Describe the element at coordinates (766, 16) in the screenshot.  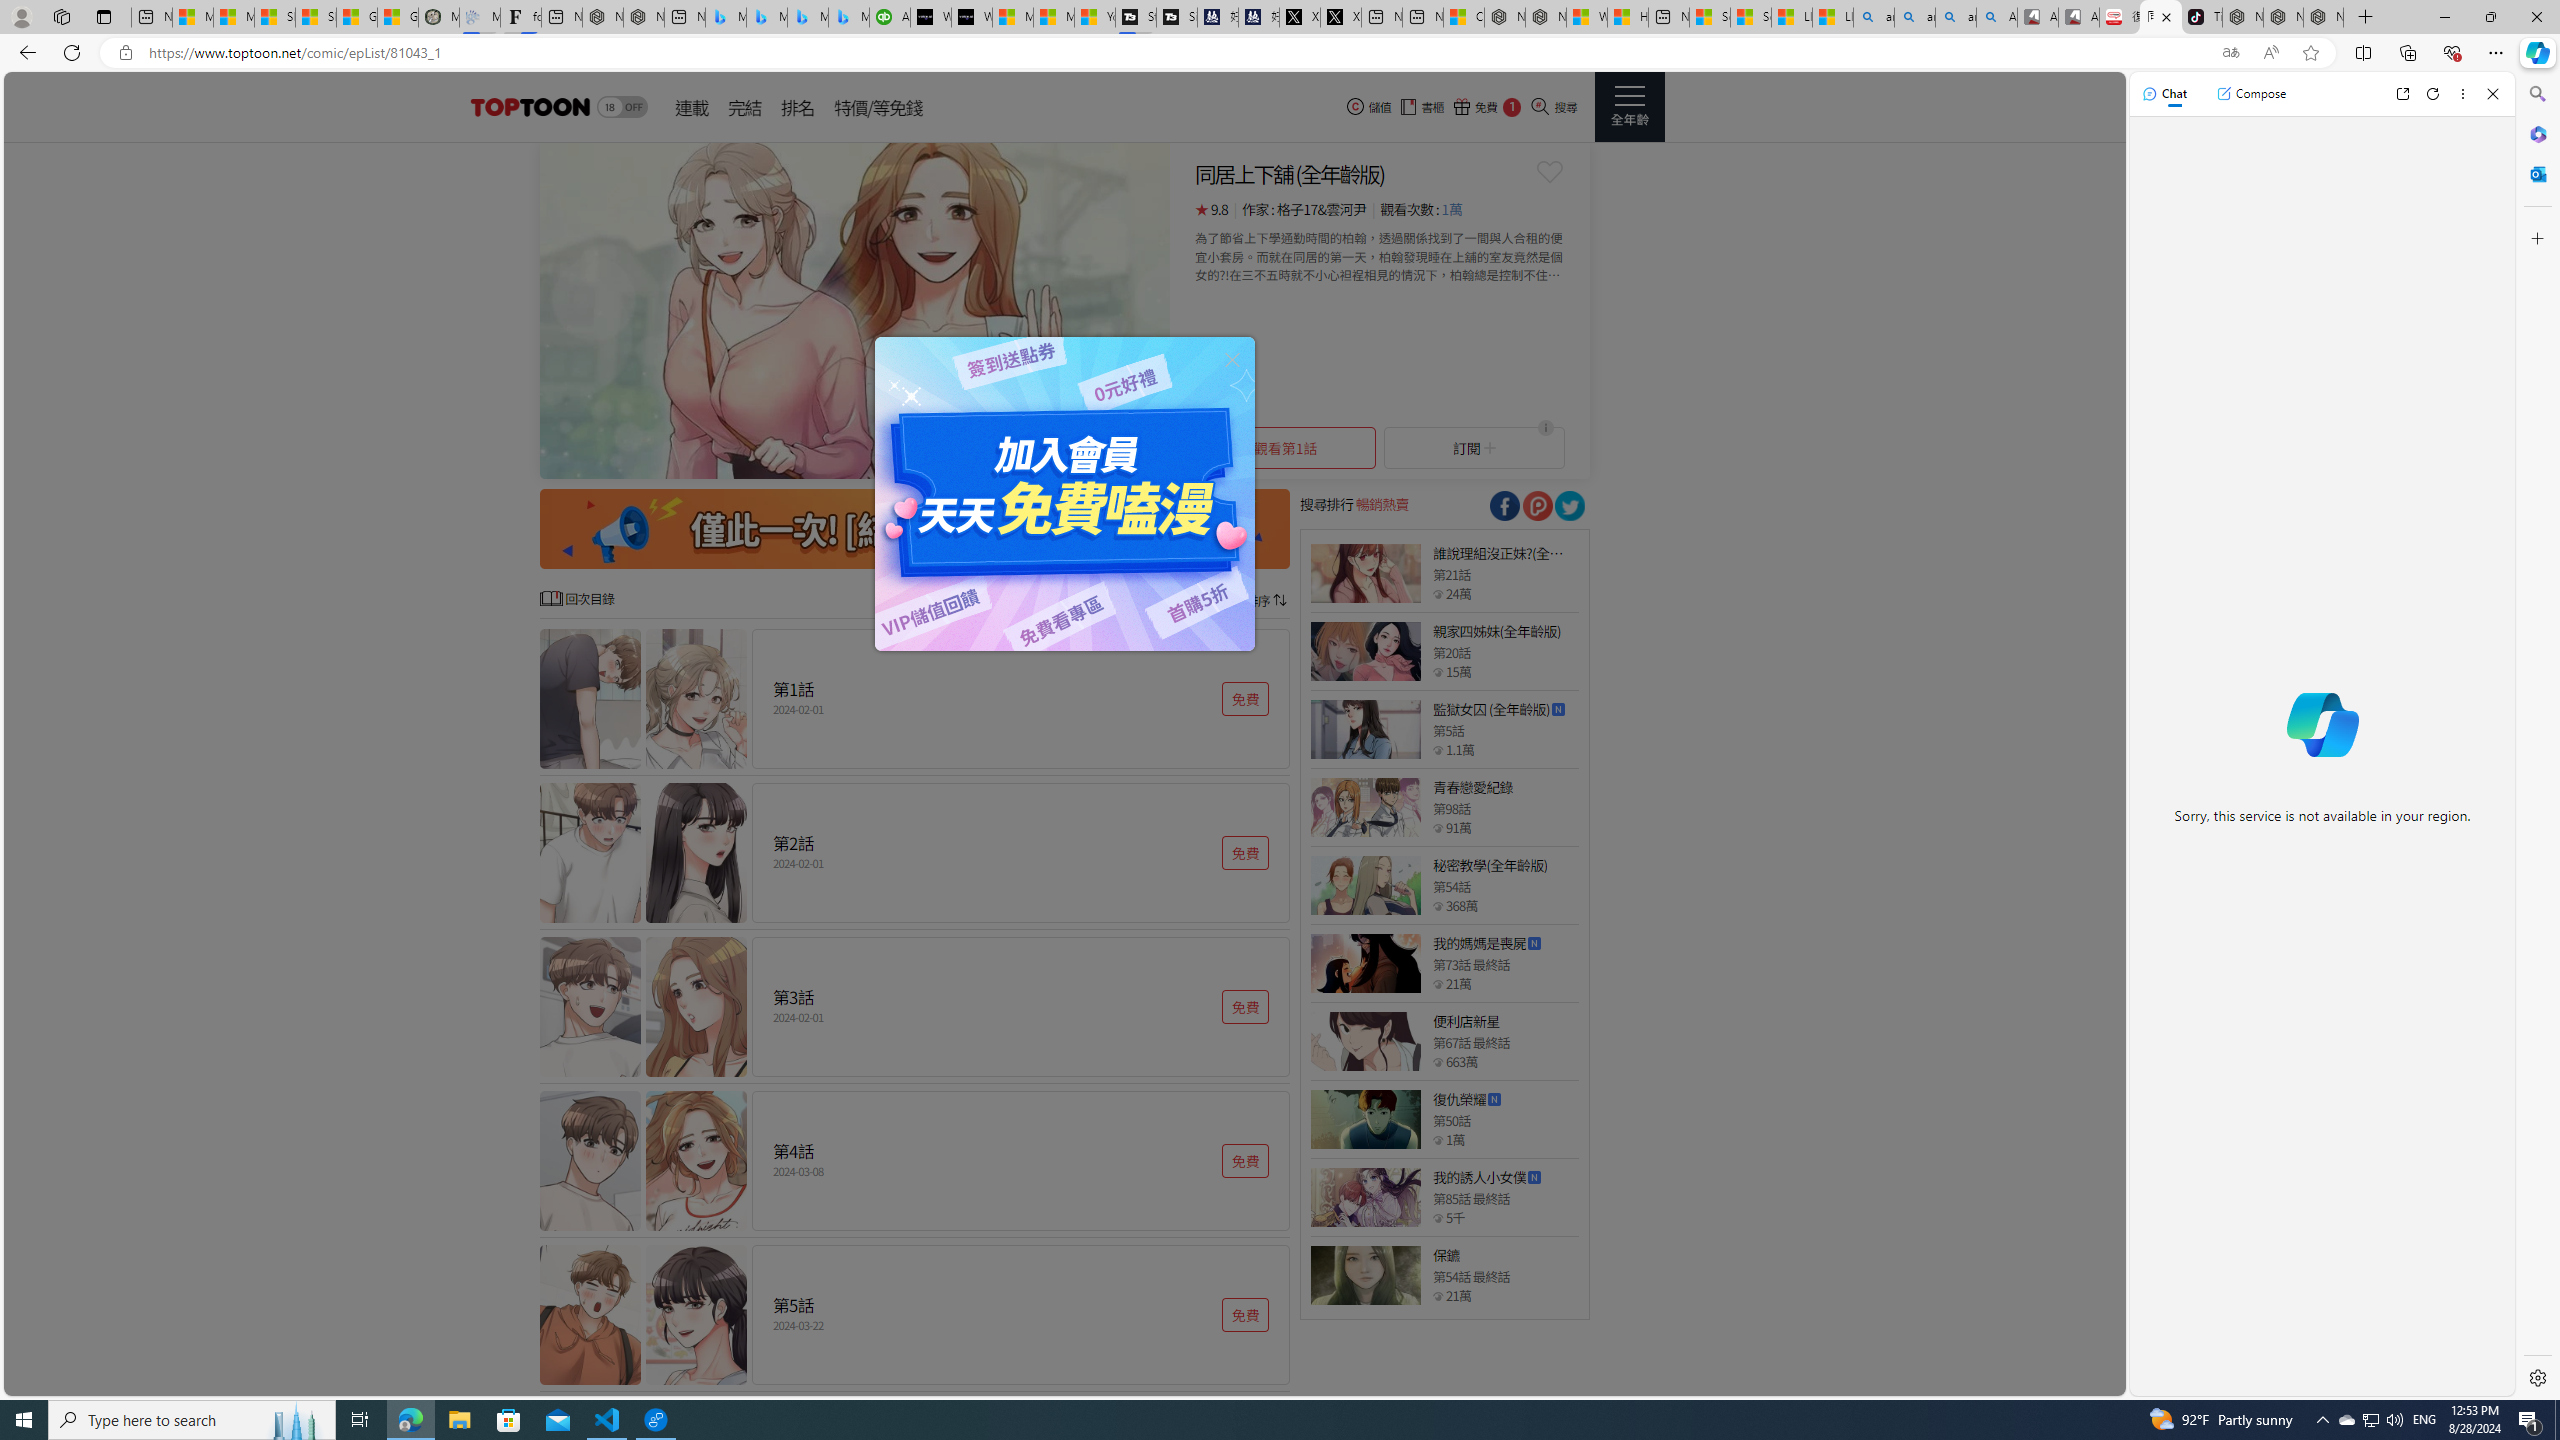
I see `'Microsoft Bing Travel - Stays in Bangkok, Bangkok, Thailand'` at that location.